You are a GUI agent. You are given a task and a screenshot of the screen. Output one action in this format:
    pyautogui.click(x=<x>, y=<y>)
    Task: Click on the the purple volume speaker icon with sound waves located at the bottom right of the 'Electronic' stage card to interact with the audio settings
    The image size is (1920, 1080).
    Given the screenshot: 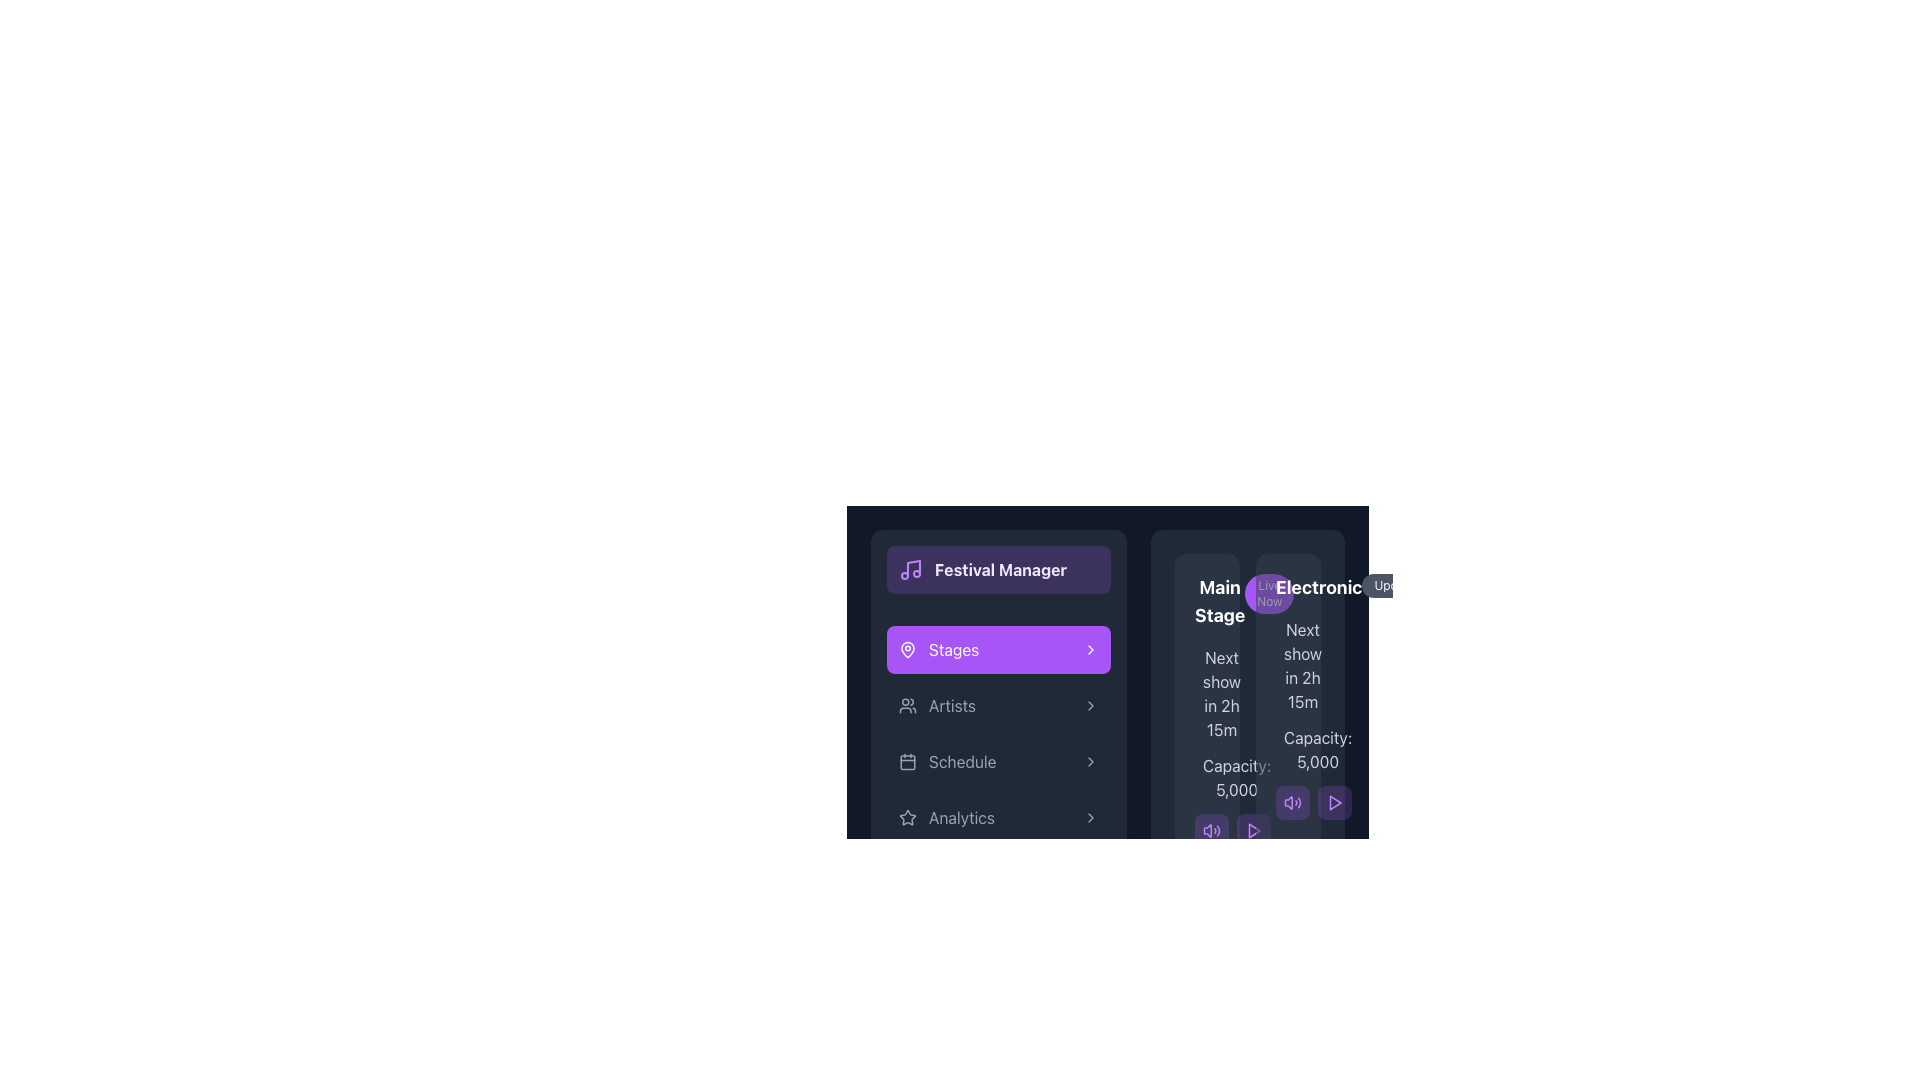 What is the action you would take?
    pyautogui.click(x=1210, y=830)
    